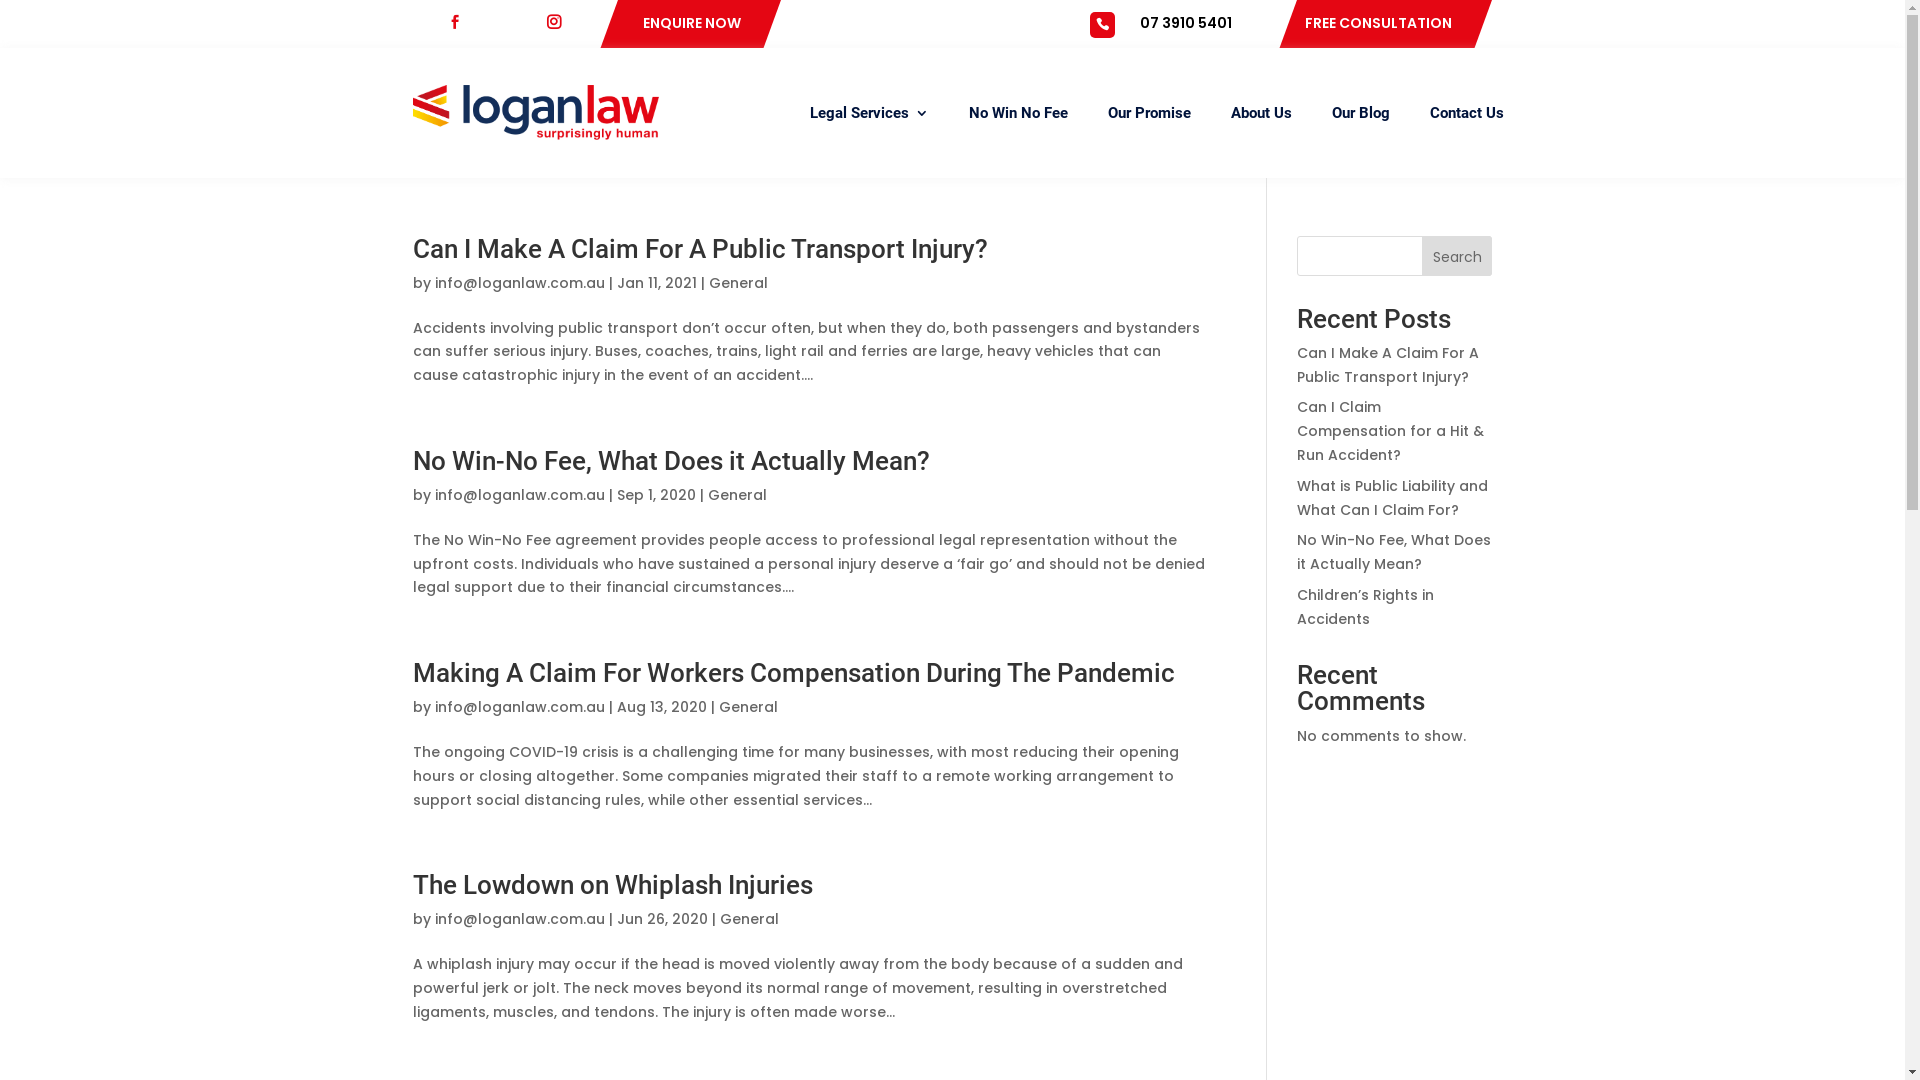 The image size is (1920, 1080). I want to click on 'What is Public Liability and What Can I Claim For?', so click(1391, 496).